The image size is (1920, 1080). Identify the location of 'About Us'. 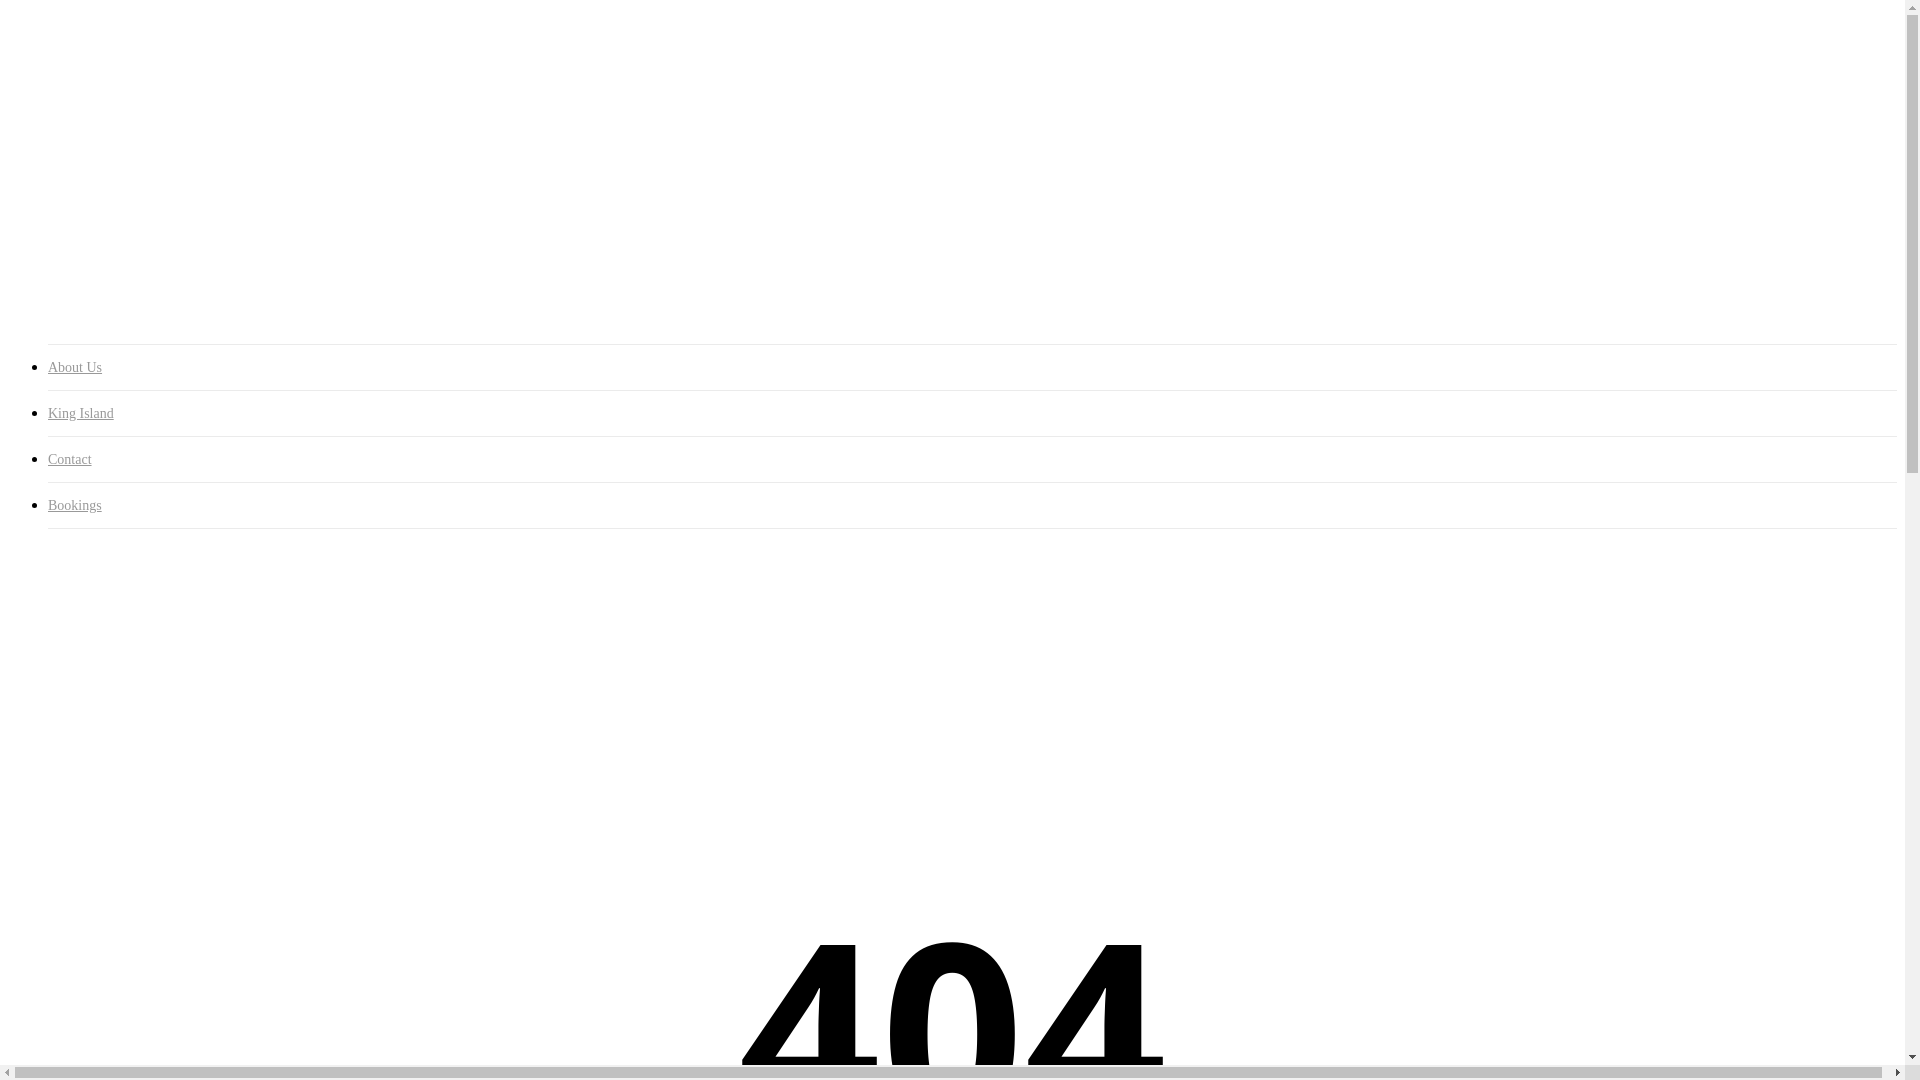
(972, 367).